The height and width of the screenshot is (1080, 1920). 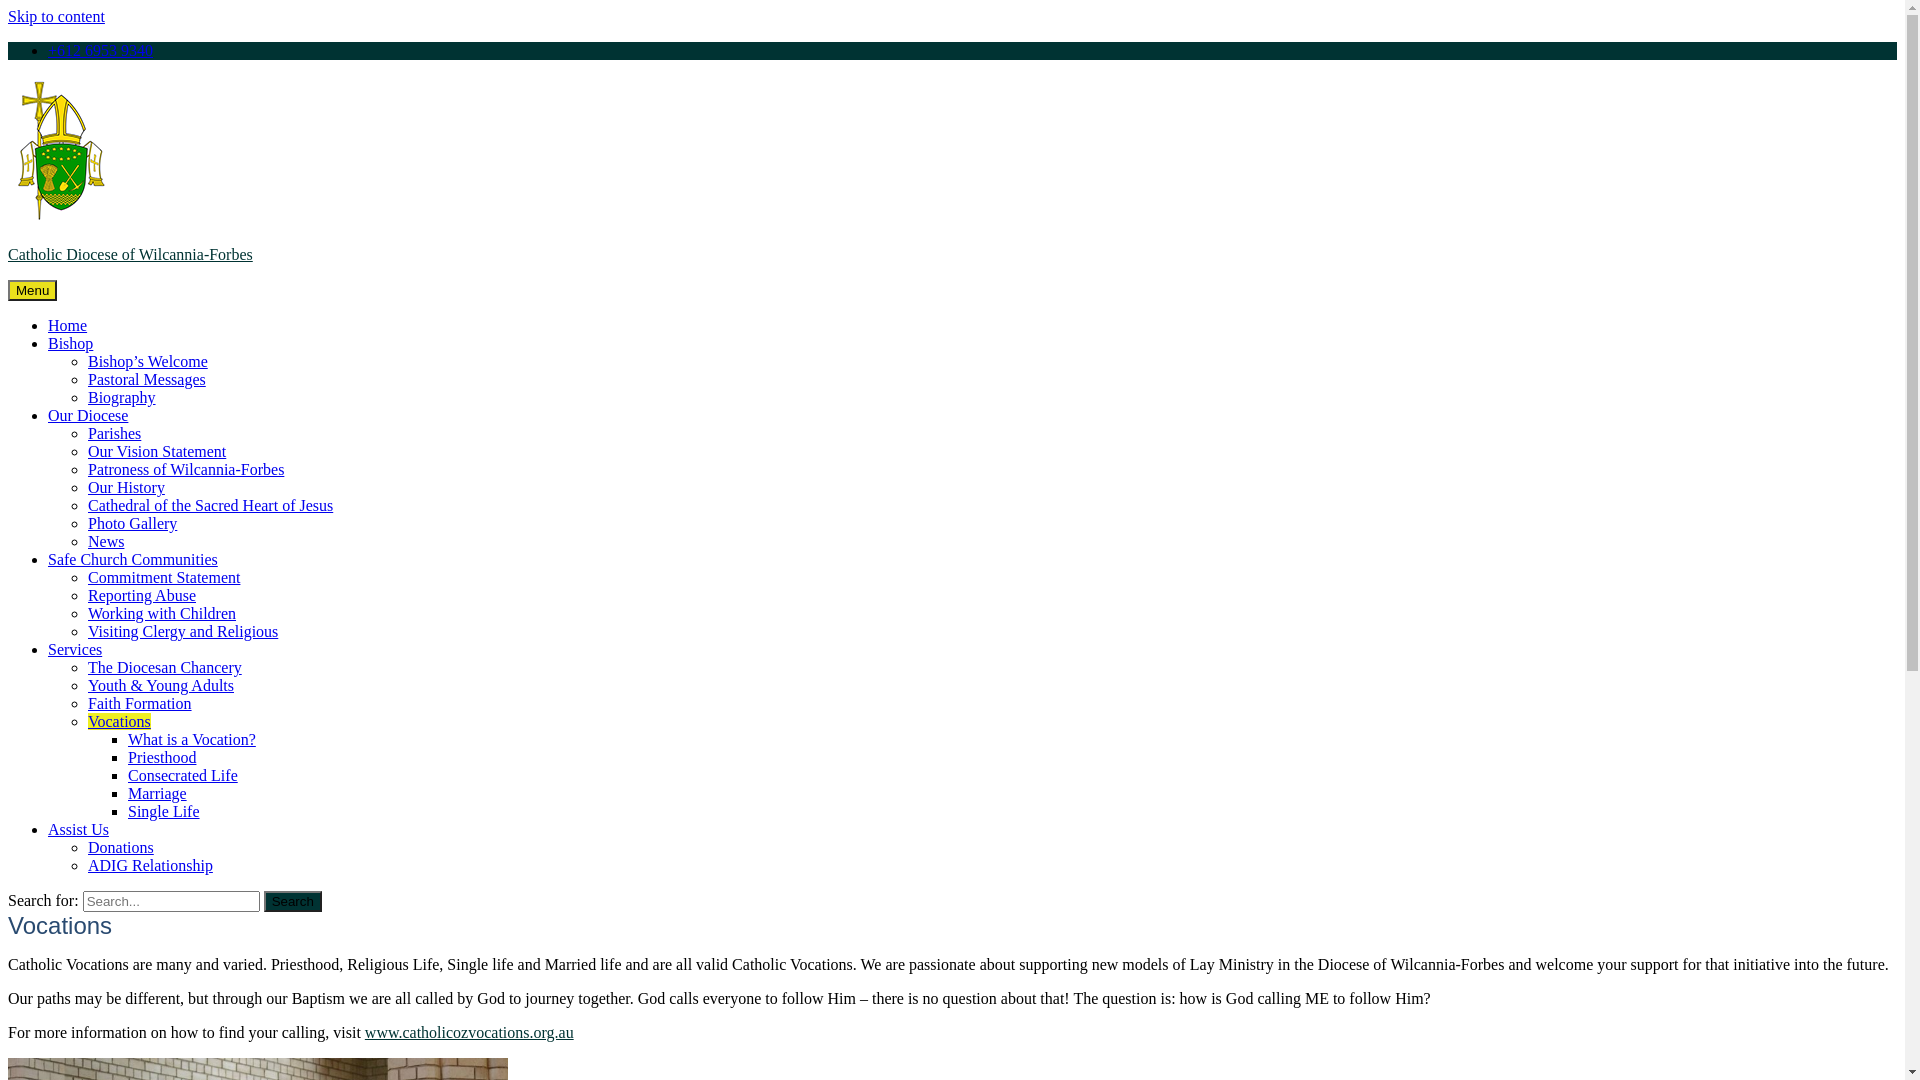 I want to click on 'Working with Children', so click(x=162, y=612).